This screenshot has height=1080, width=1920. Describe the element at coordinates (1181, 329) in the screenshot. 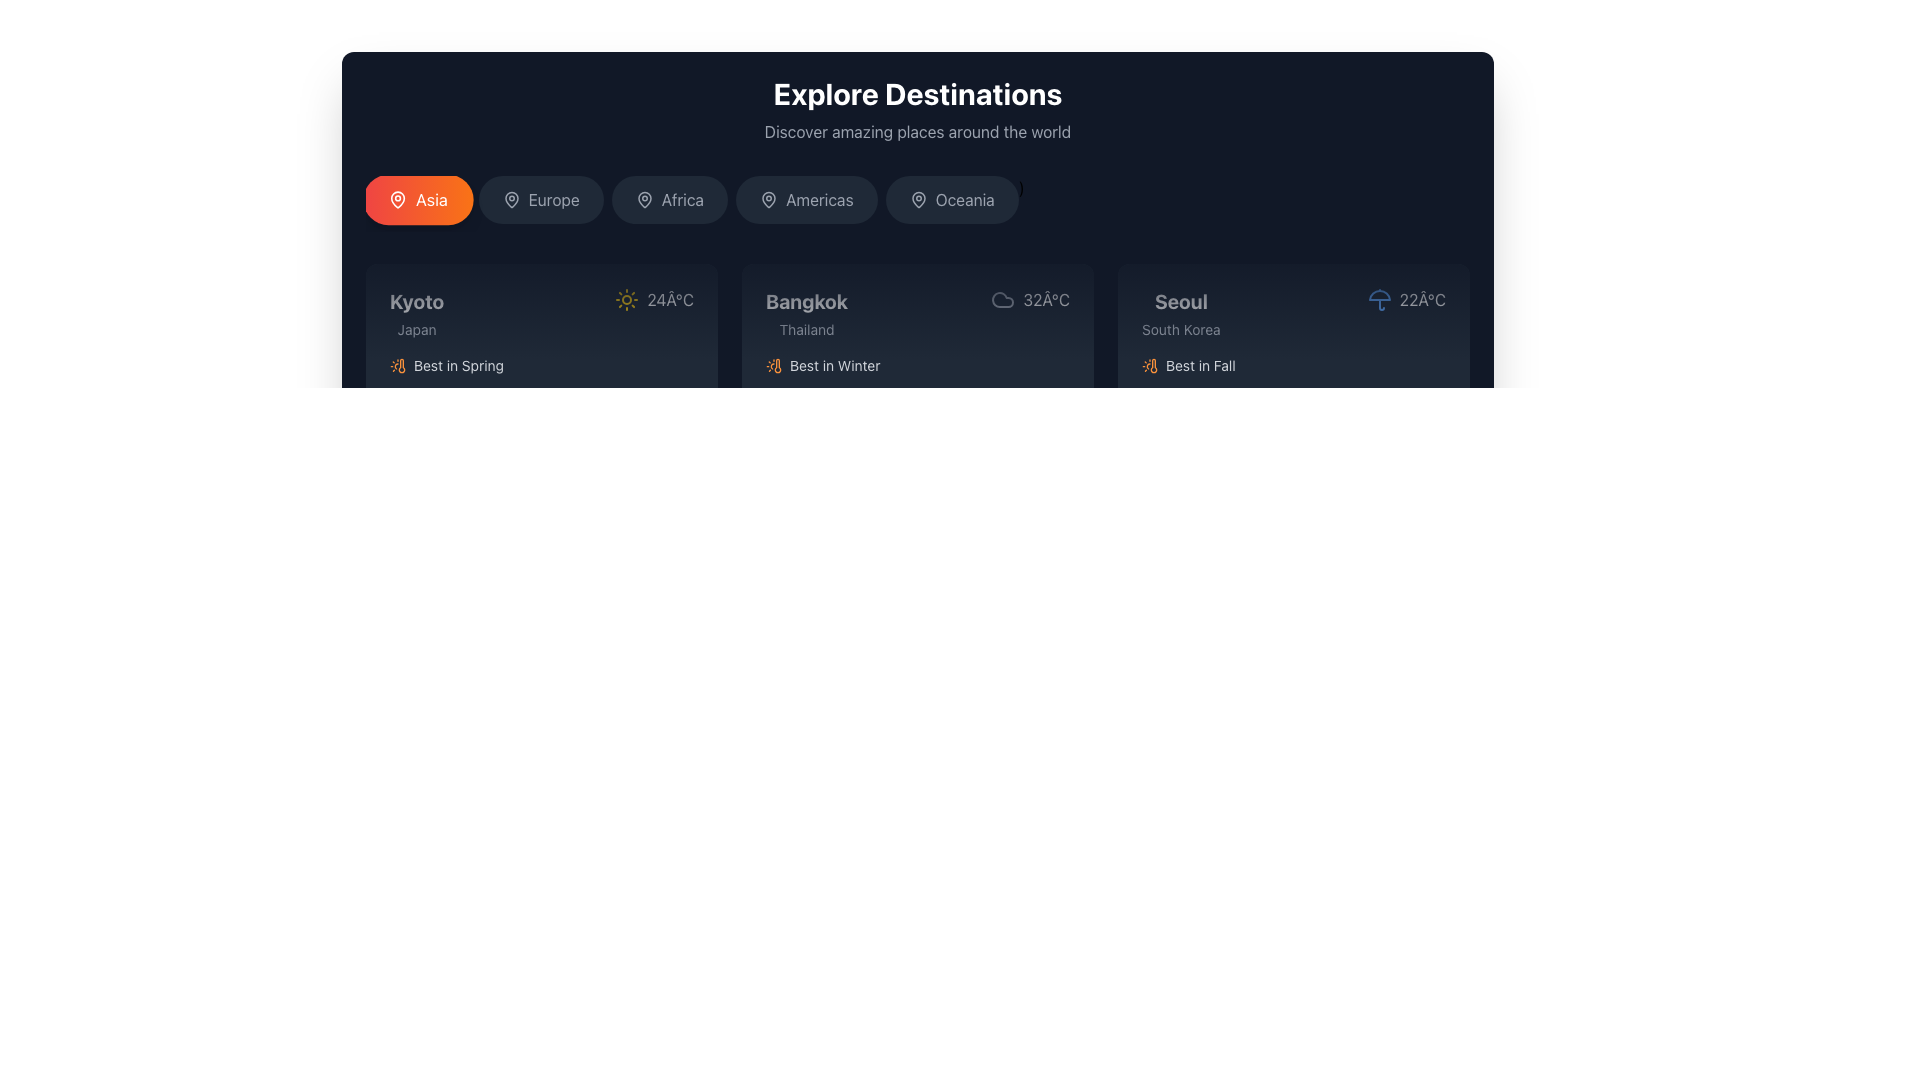

I see `the Text Label providing geographical information about the main destination 'Seoul', located within the card layout under the prominently styled text` at that location.